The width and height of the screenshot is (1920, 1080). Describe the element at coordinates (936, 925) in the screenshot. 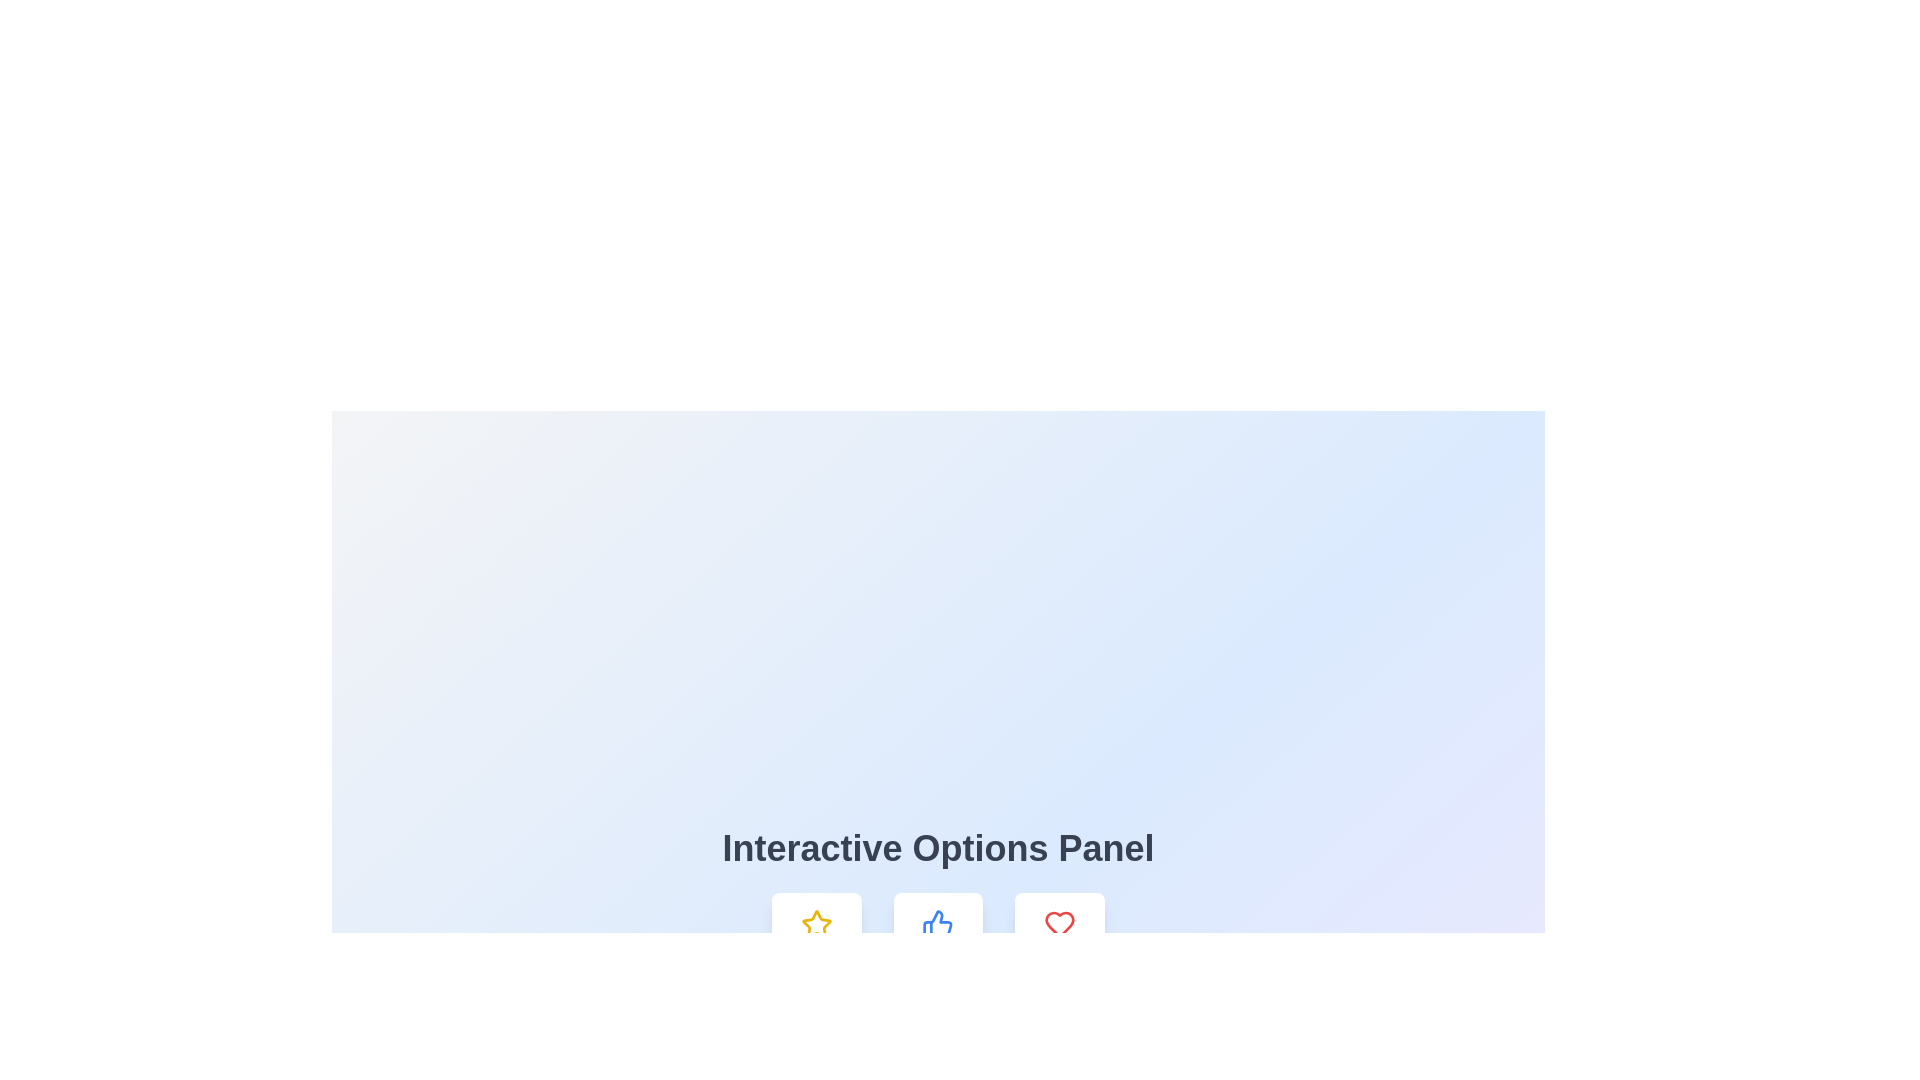

I see `the blue thumbs-up icon located` at that location.